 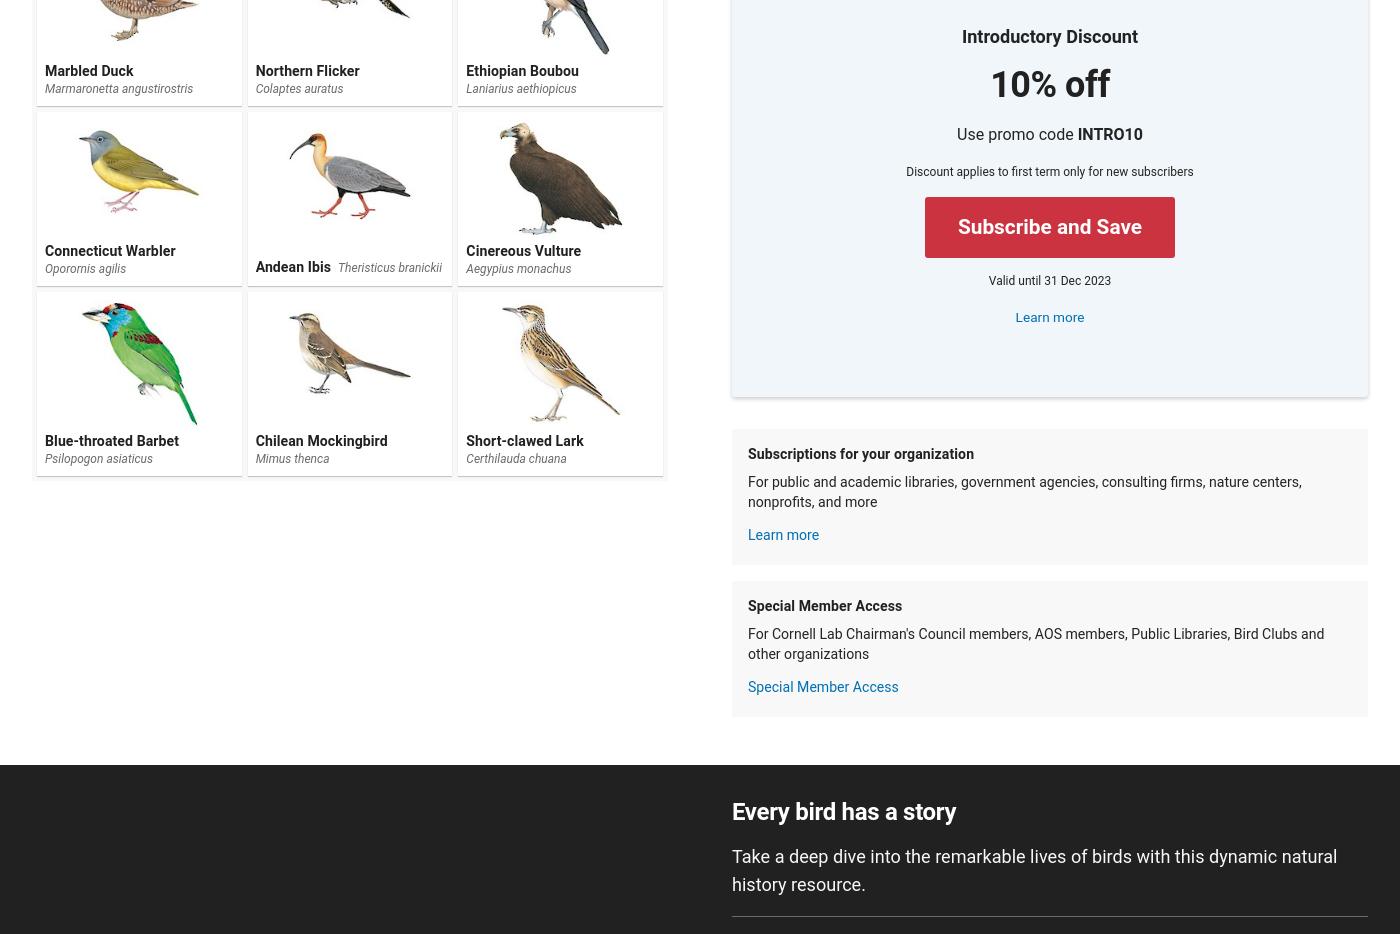 I want to click on 'Cinereous Vulture', so click(x=523, y=250).